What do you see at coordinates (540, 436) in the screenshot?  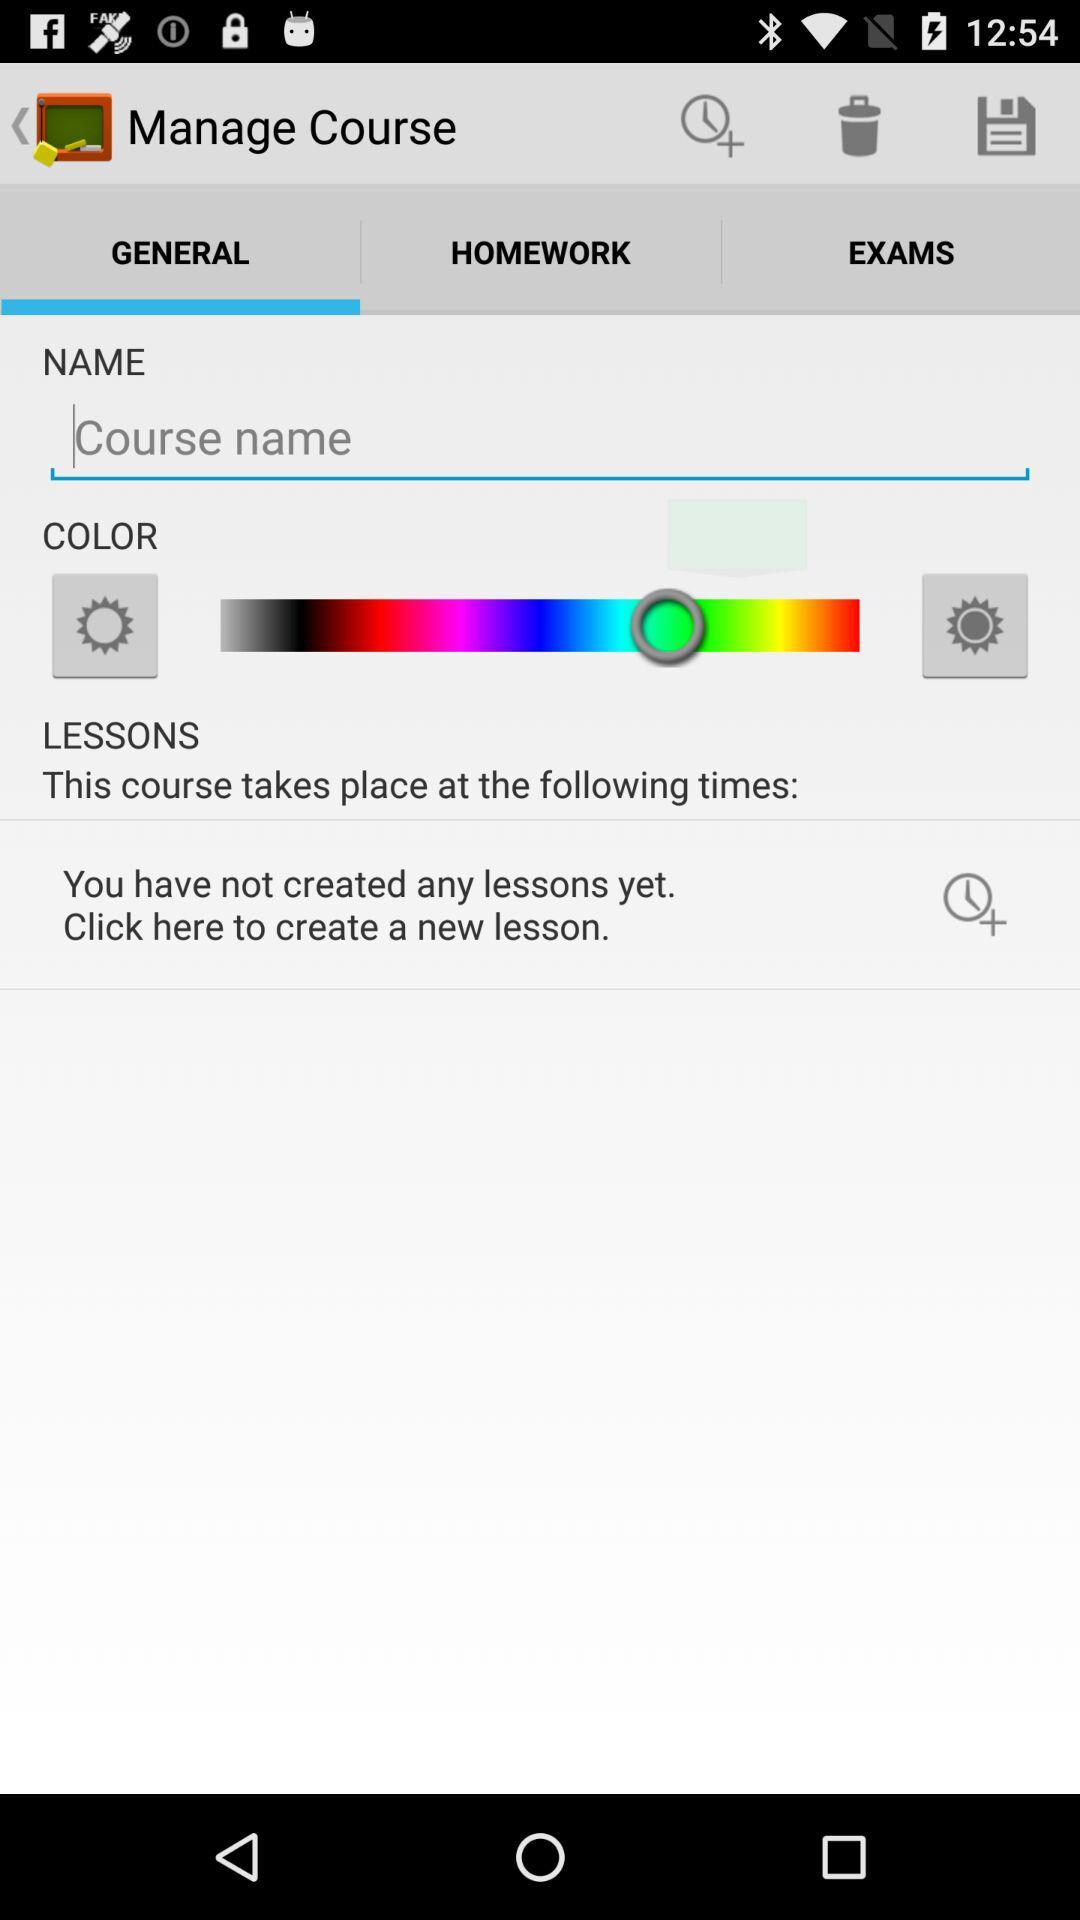 I see `the name of course` at bounding box center [540, 436].